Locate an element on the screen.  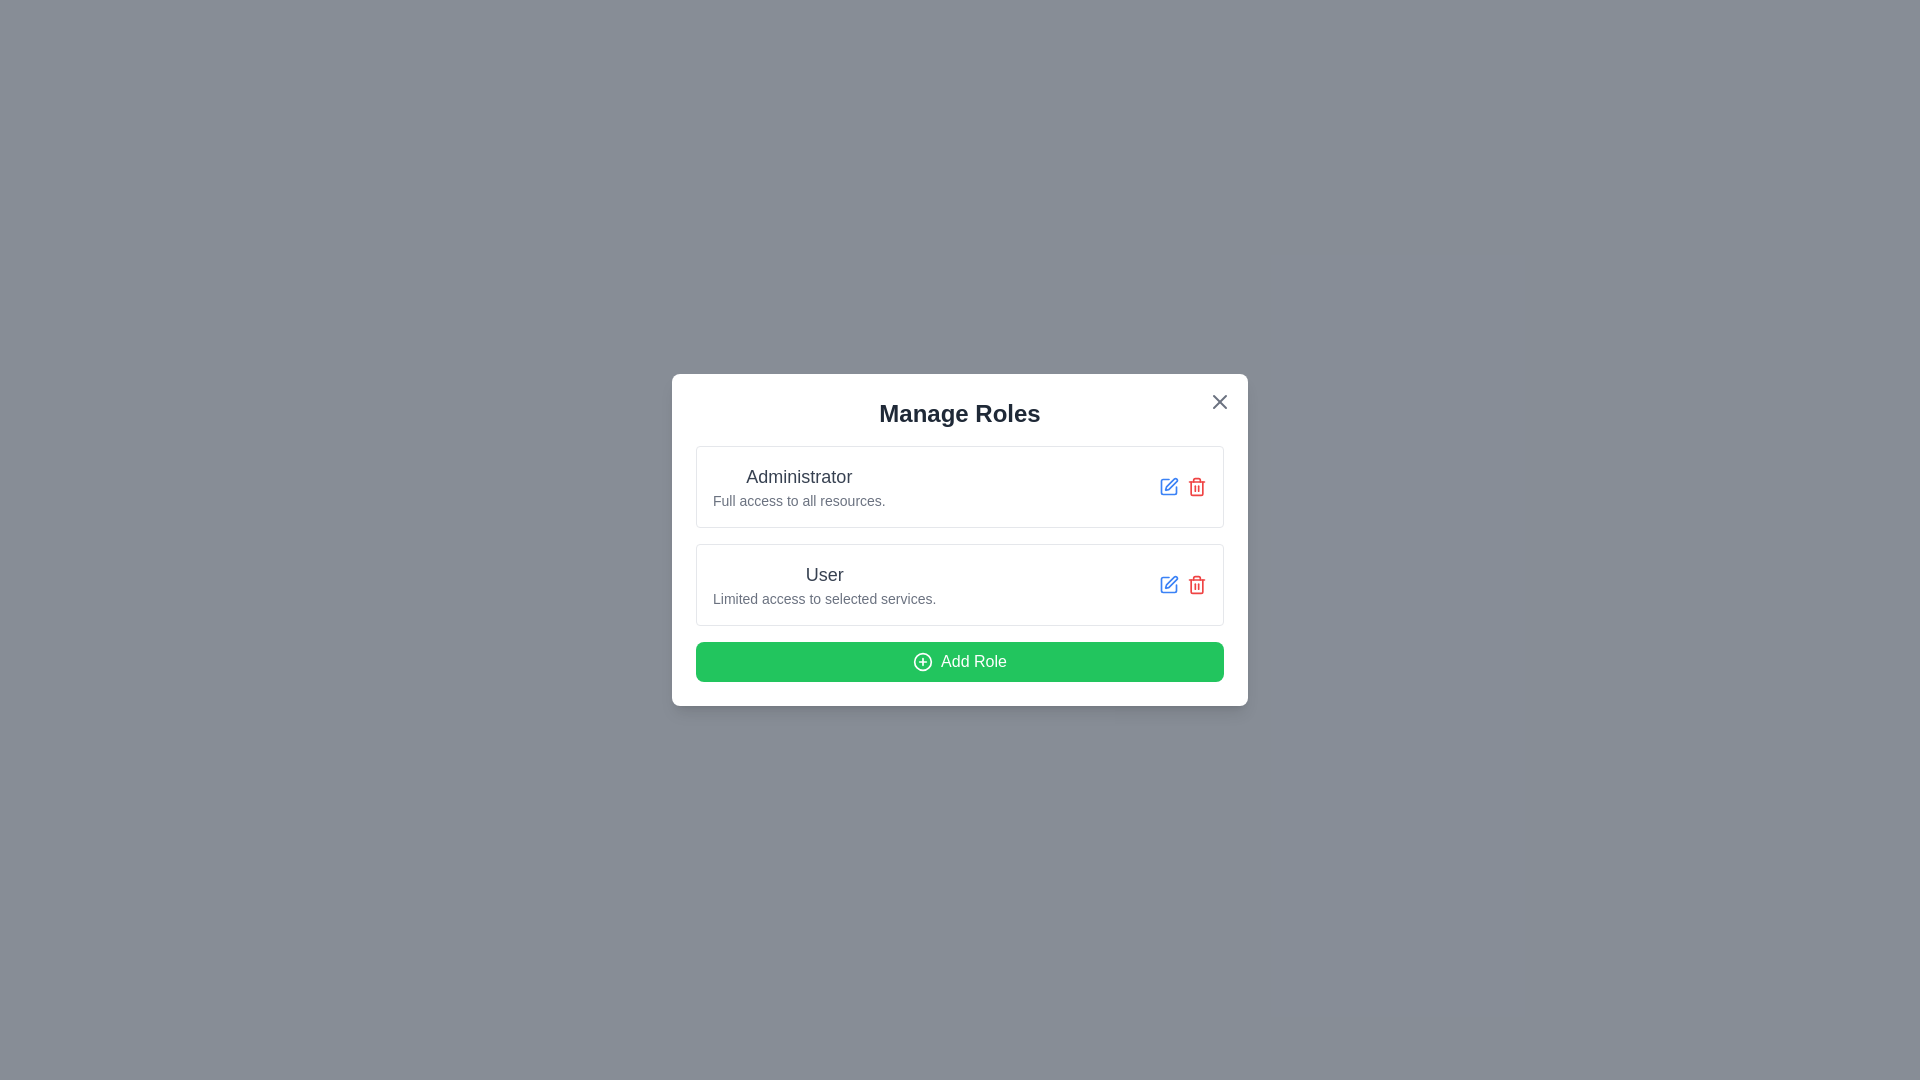
the 'Administrator' label in the user management interface, which is situated at the top of the section containing additional descriptive text is located at coordinates (798, 477).